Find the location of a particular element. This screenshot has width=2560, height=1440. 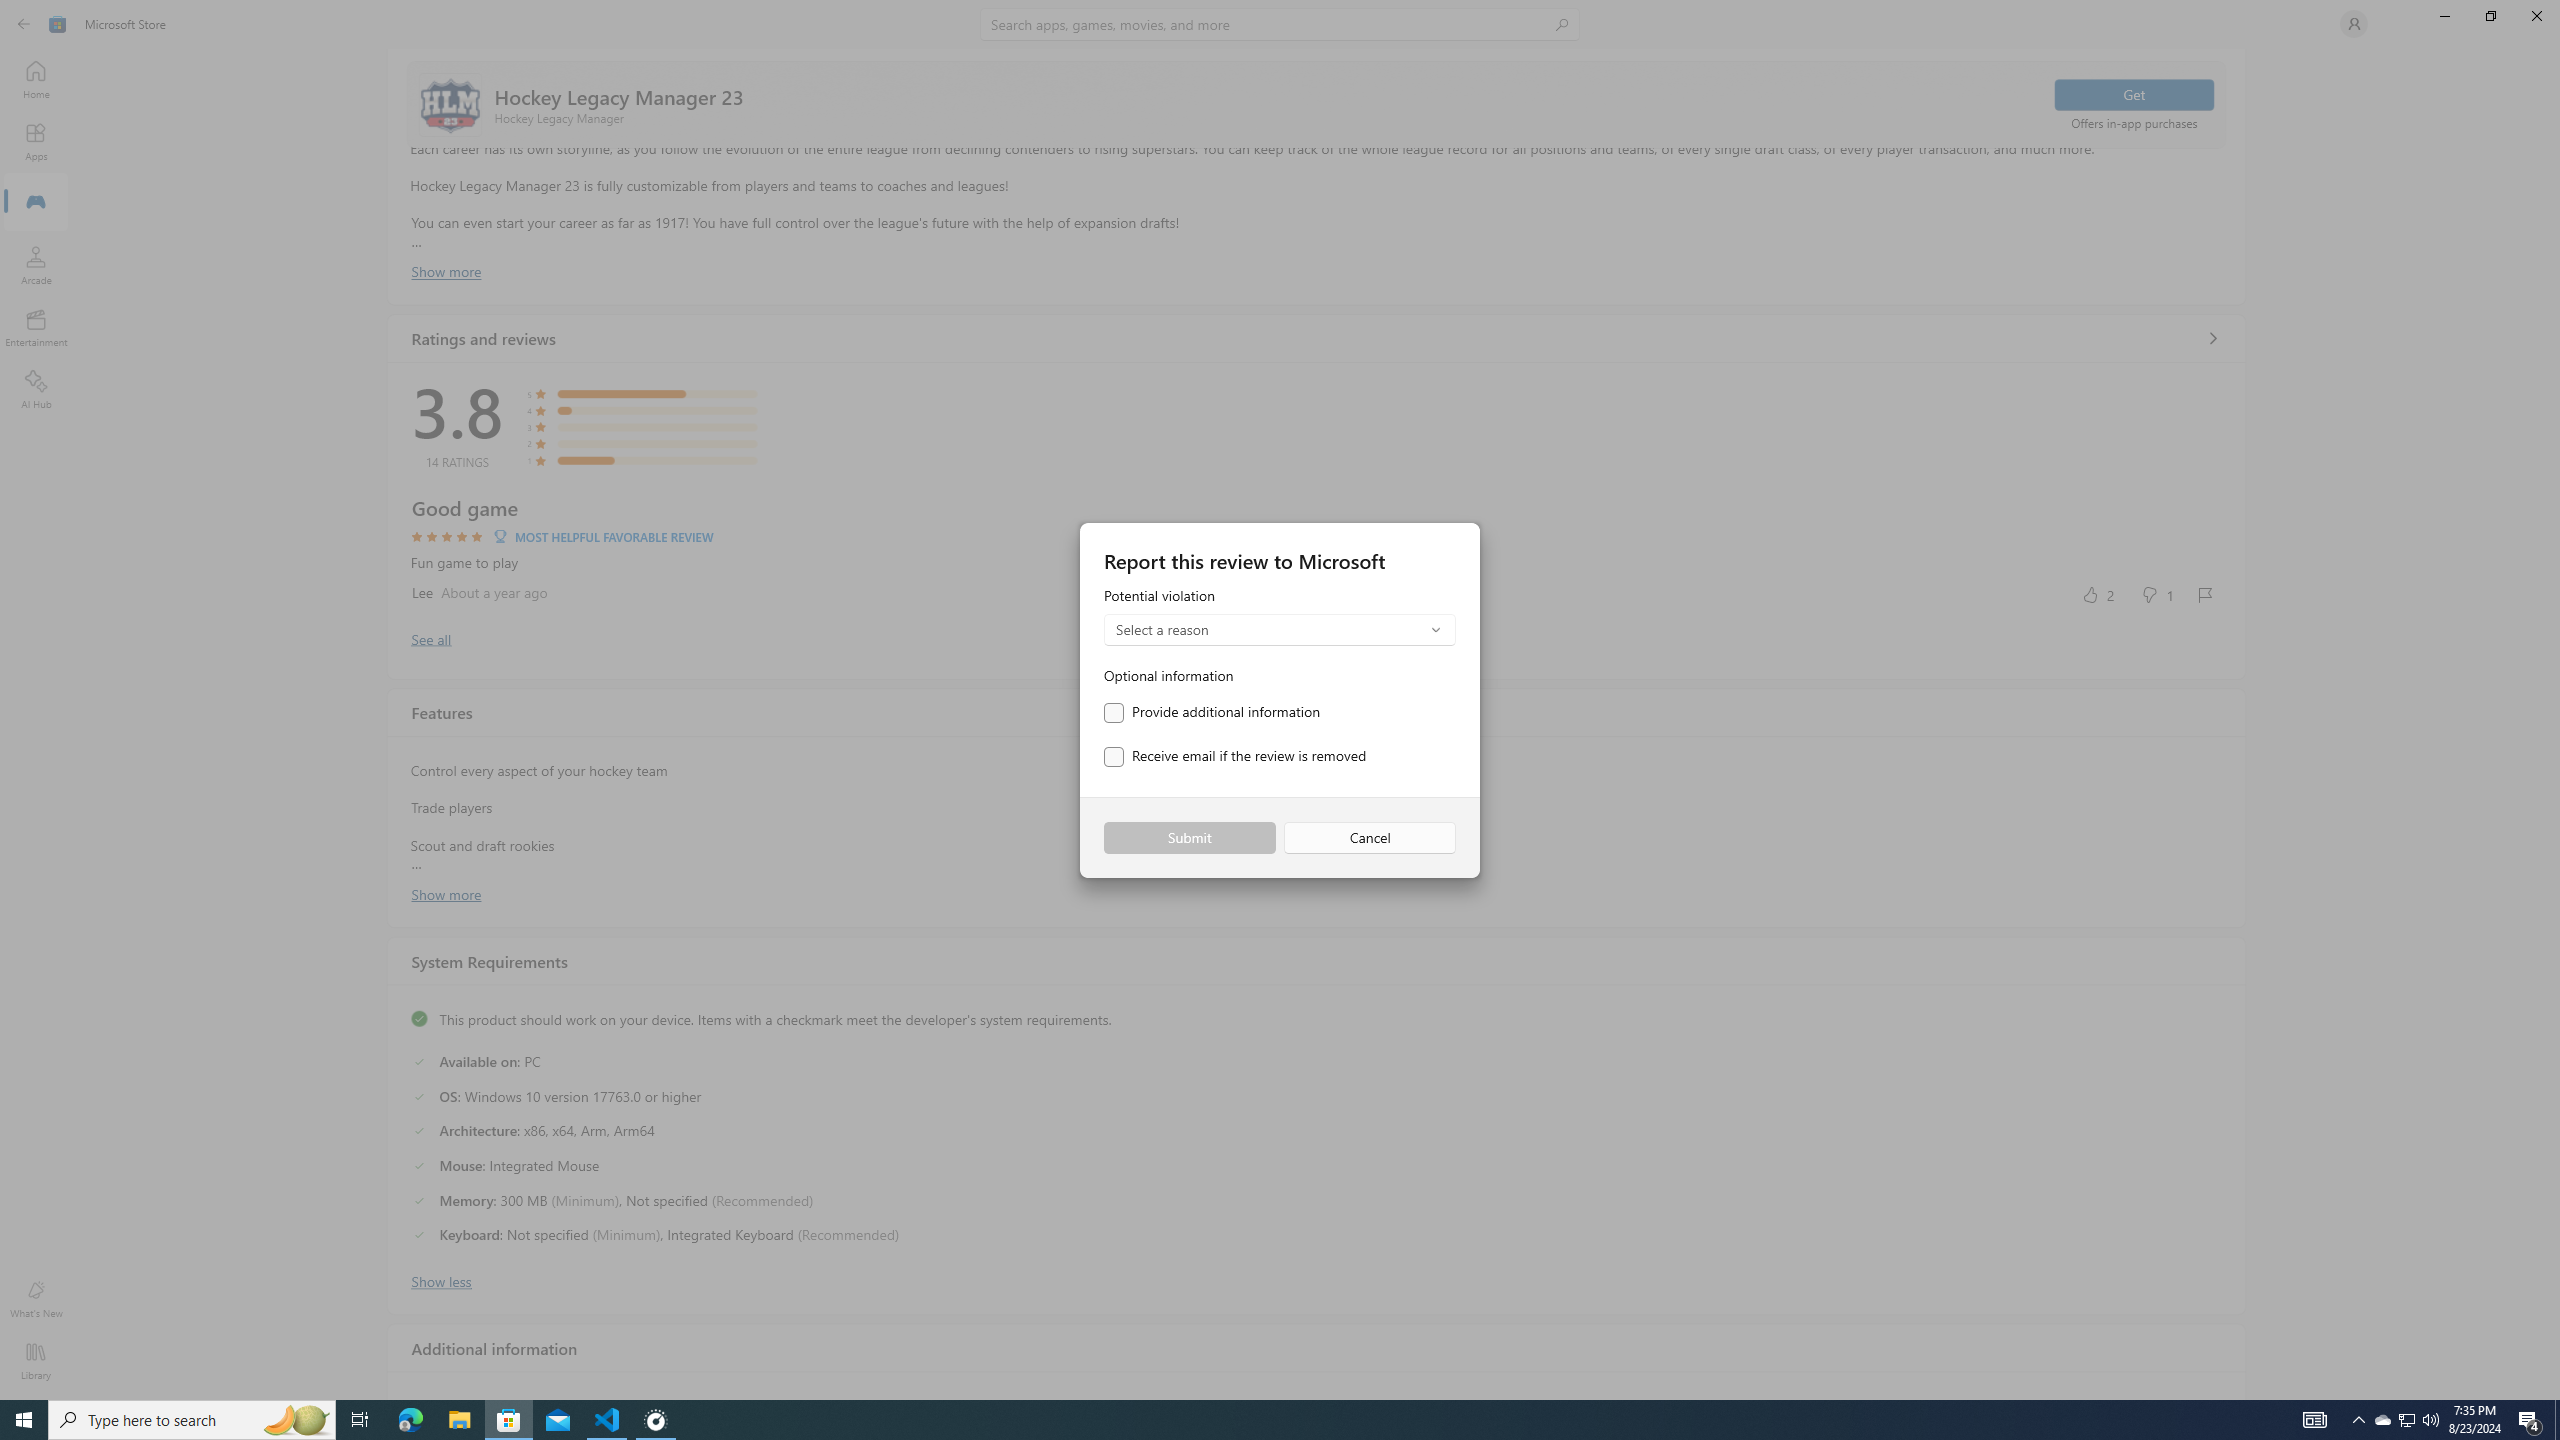

'Submit' is located at coordinates (1189, 838).